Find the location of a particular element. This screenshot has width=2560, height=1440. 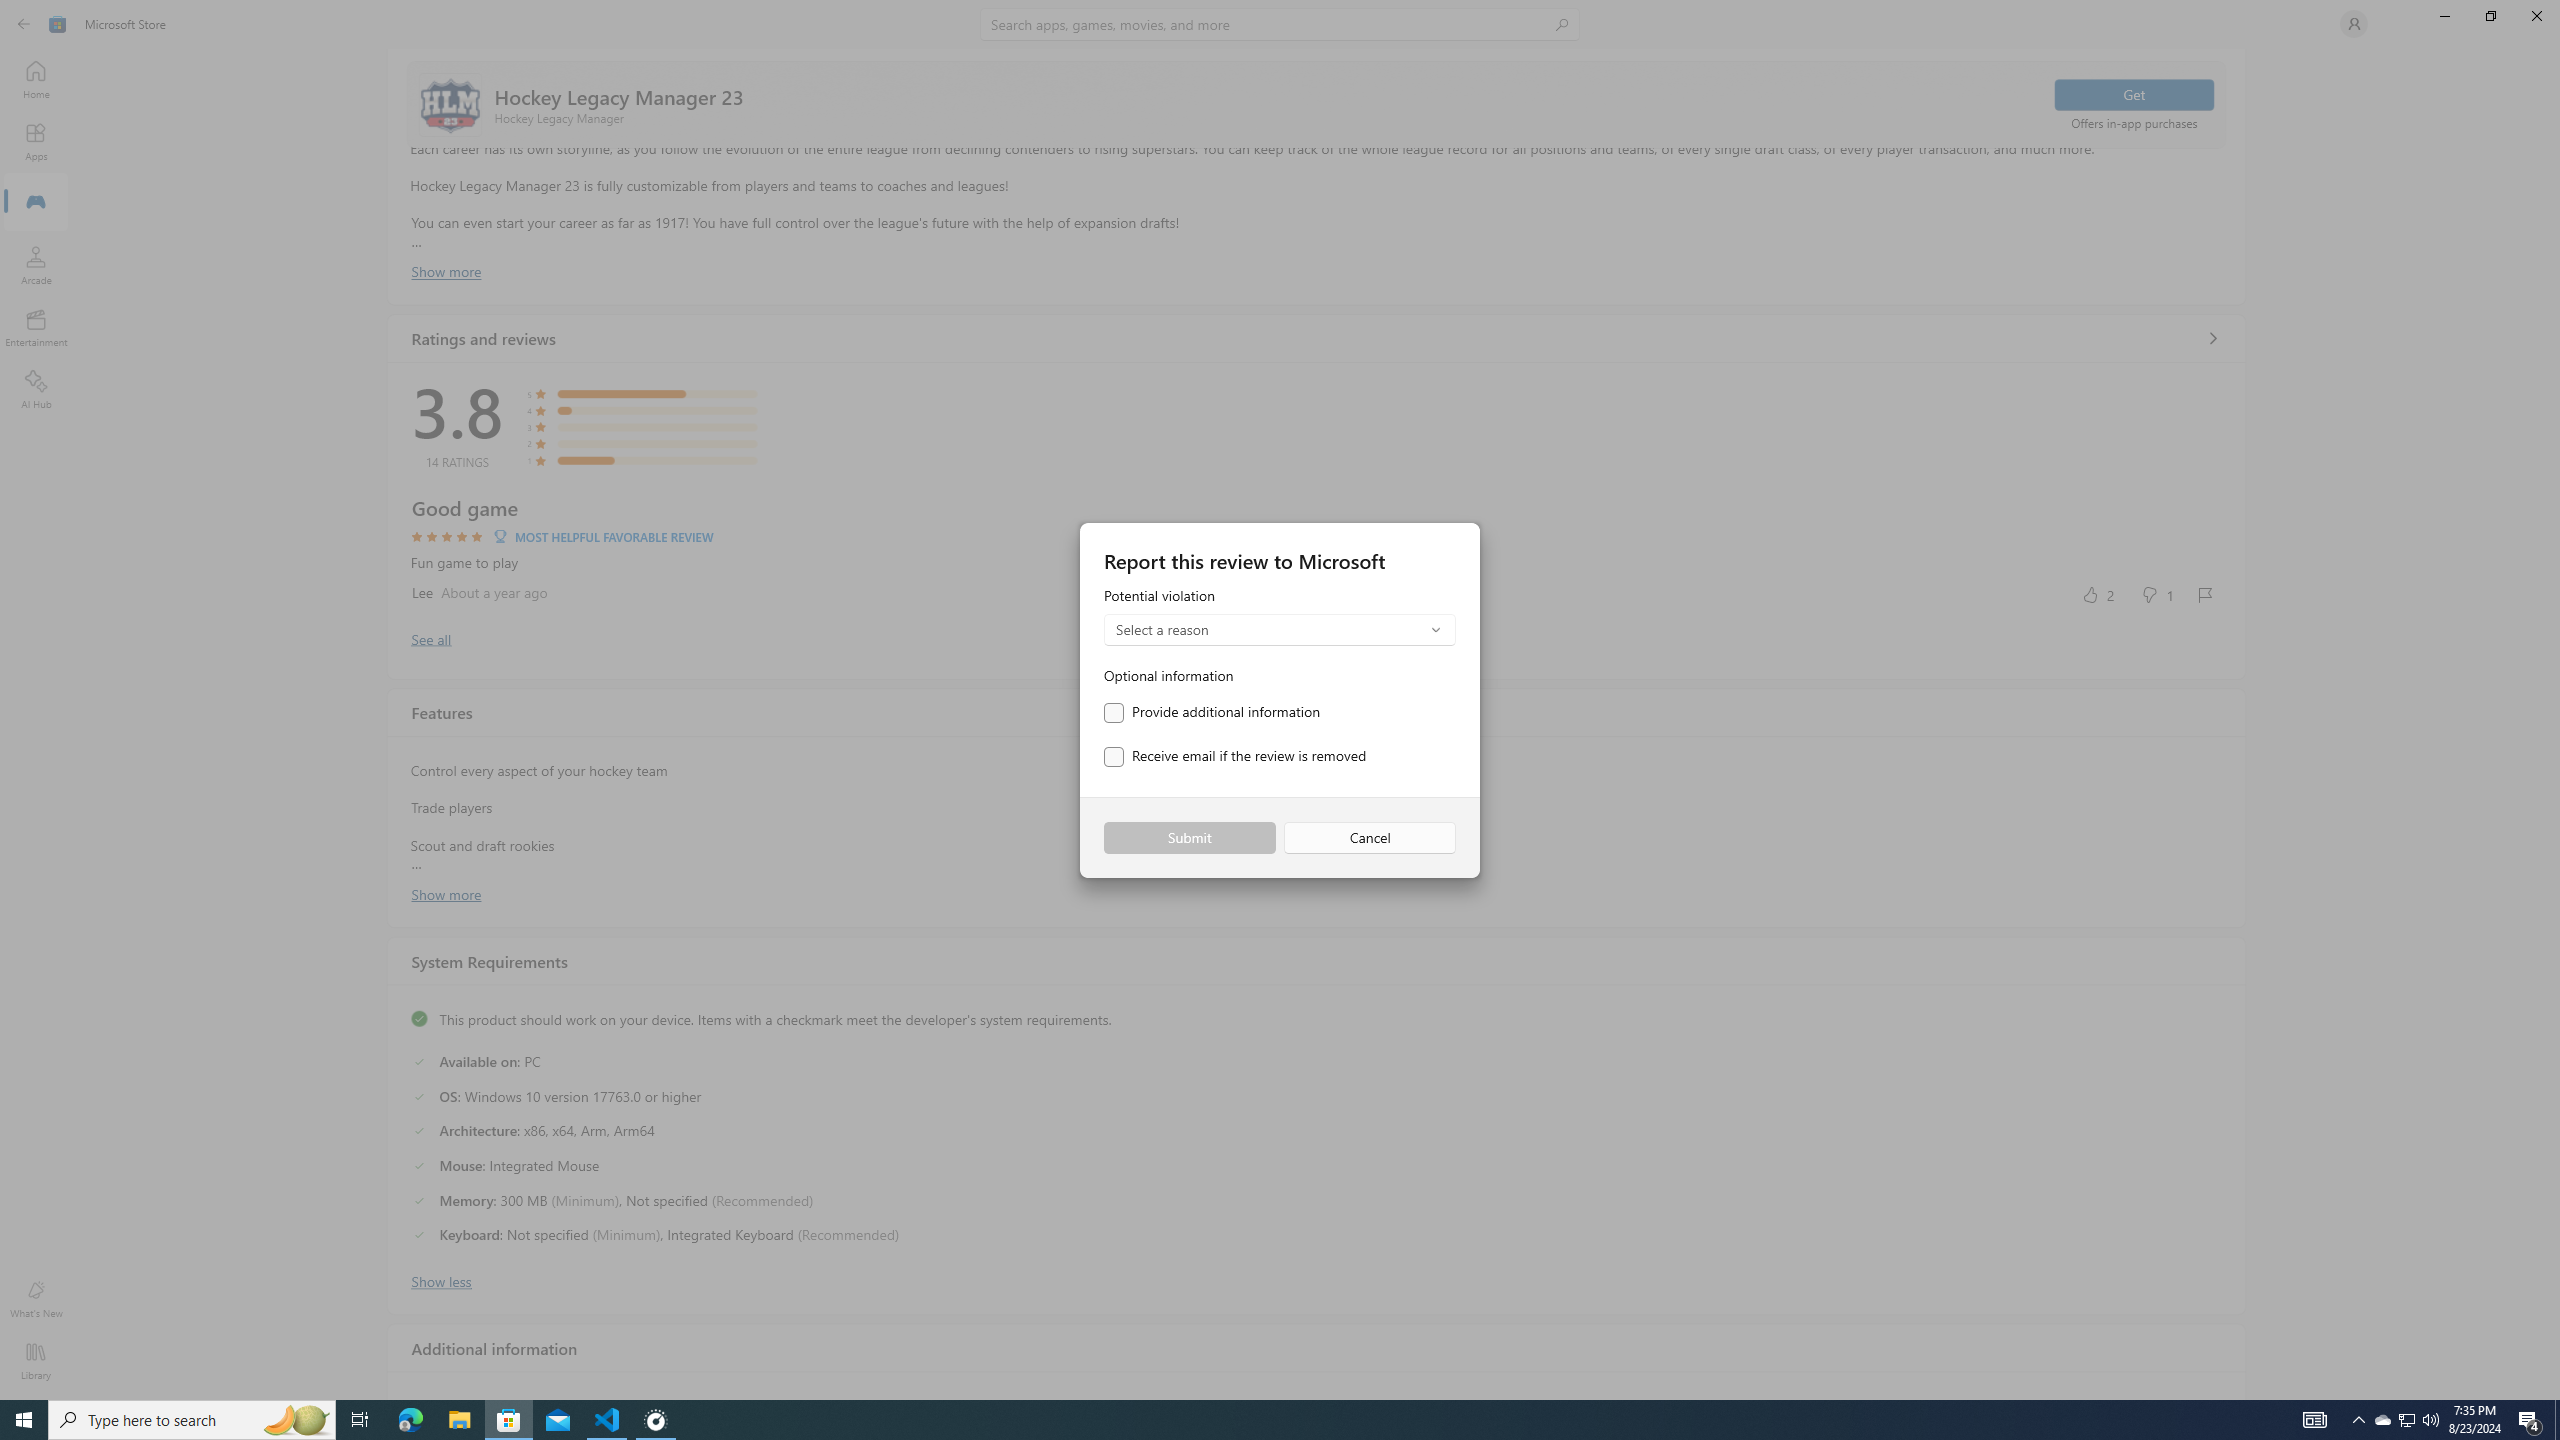

'Submit' is located at coordinates (1189, 838).